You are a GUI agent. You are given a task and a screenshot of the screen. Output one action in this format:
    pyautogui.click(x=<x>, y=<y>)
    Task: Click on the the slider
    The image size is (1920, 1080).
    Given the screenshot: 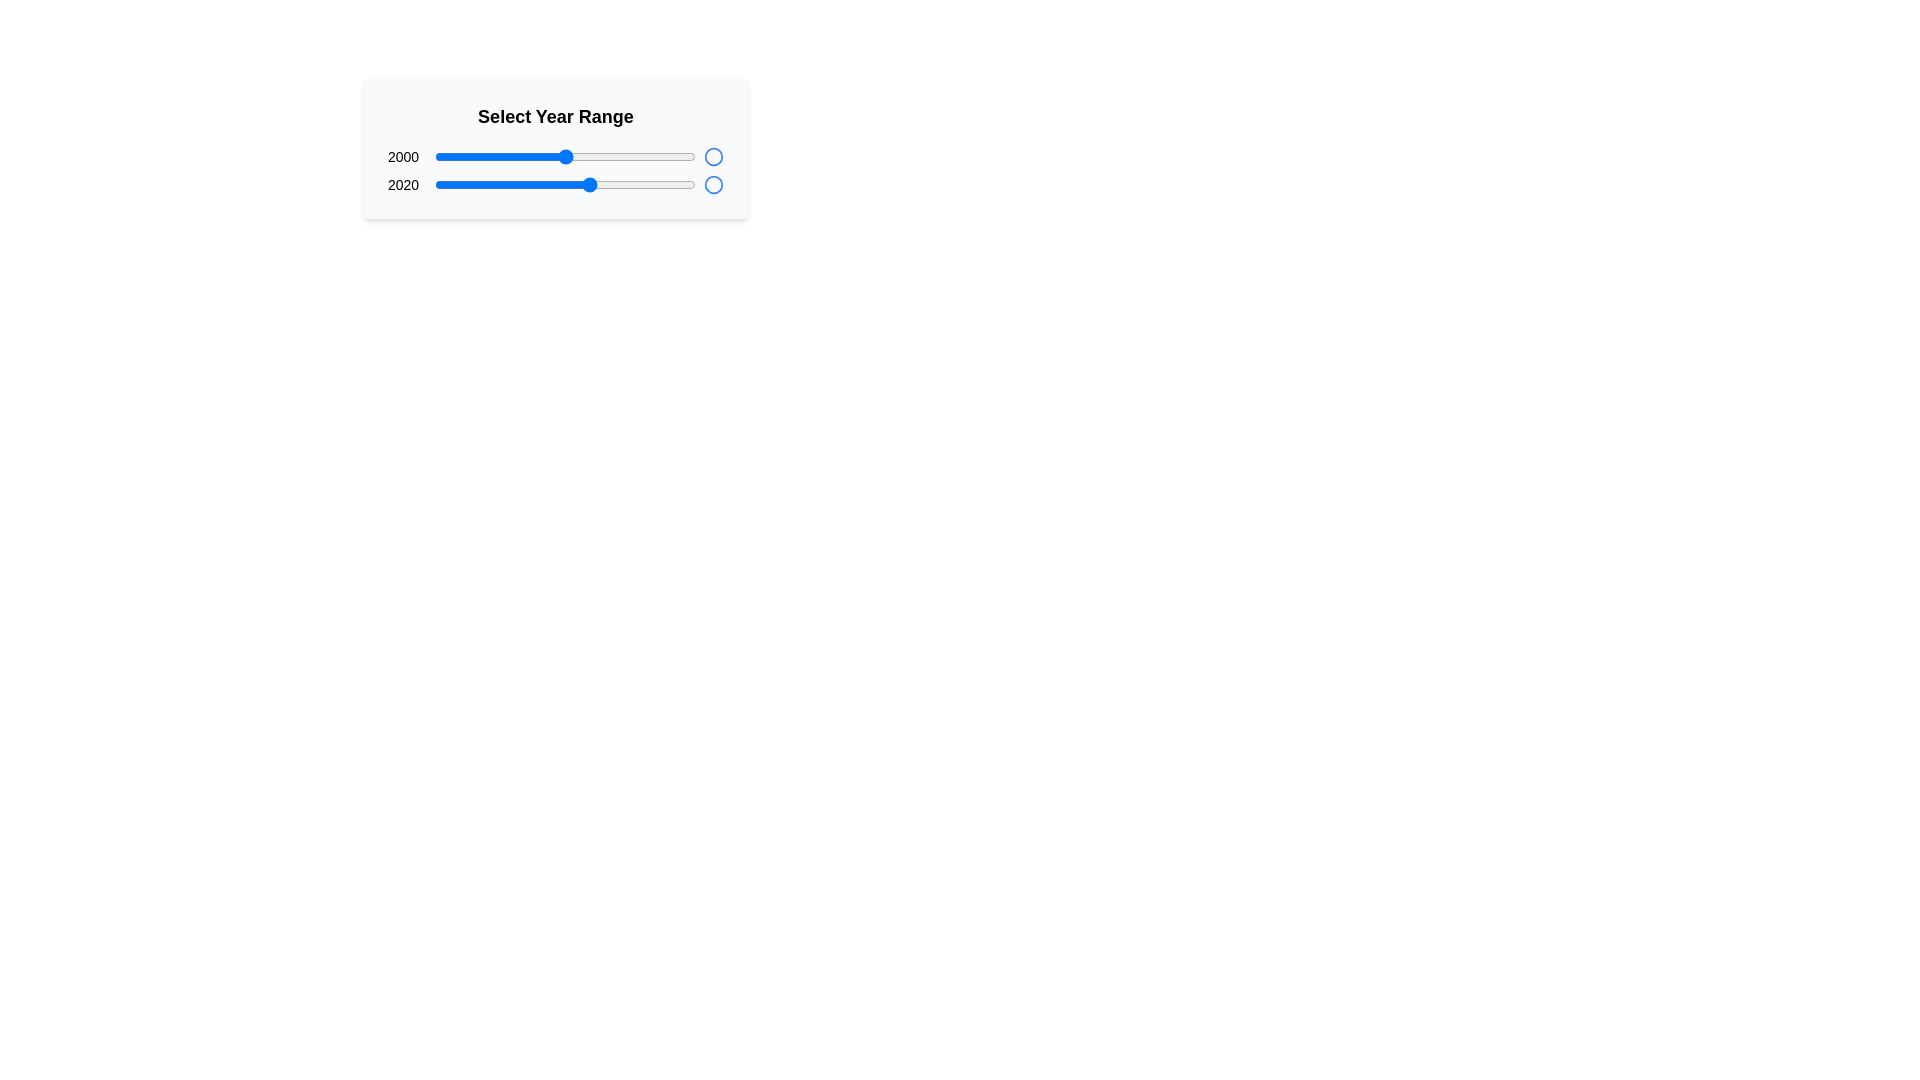 What is the action you would take?
    pyautogui.click(x=676, y=156)
    